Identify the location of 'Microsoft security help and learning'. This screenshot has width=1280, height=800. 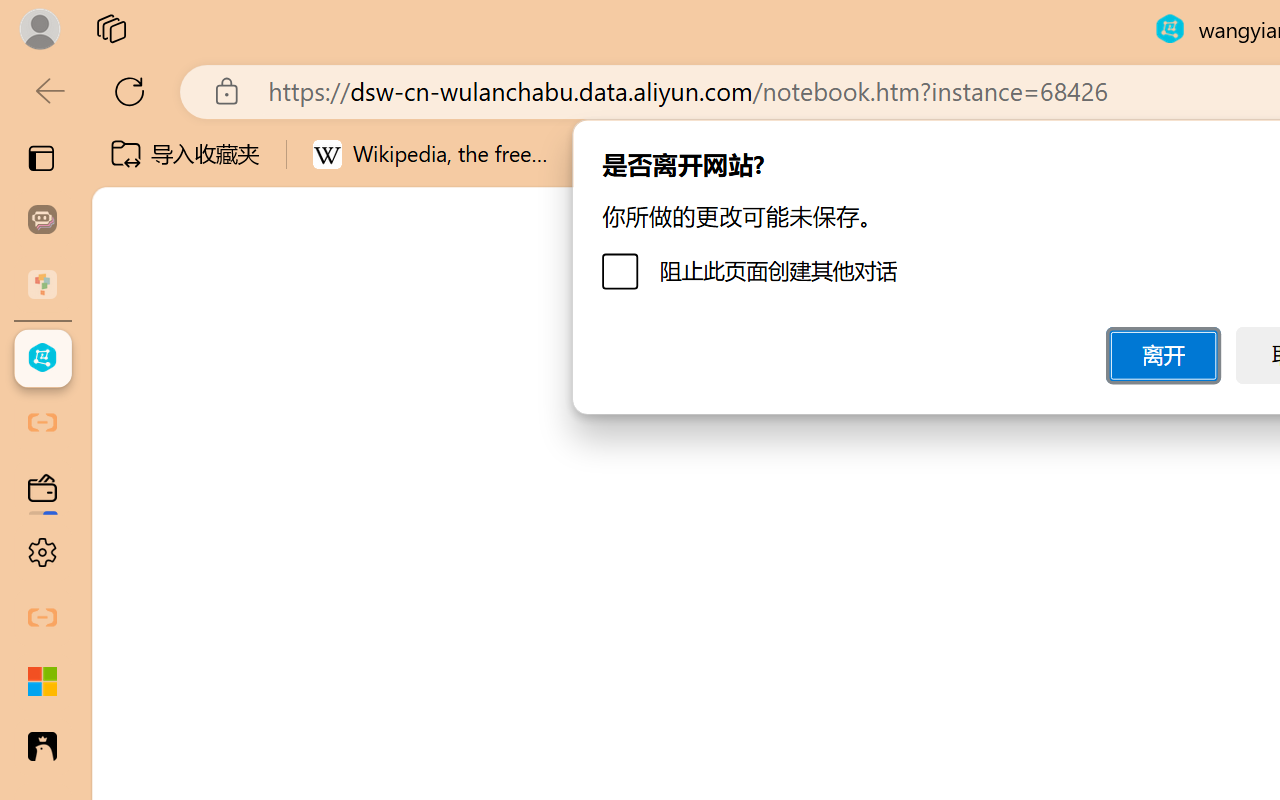
(42, 682).